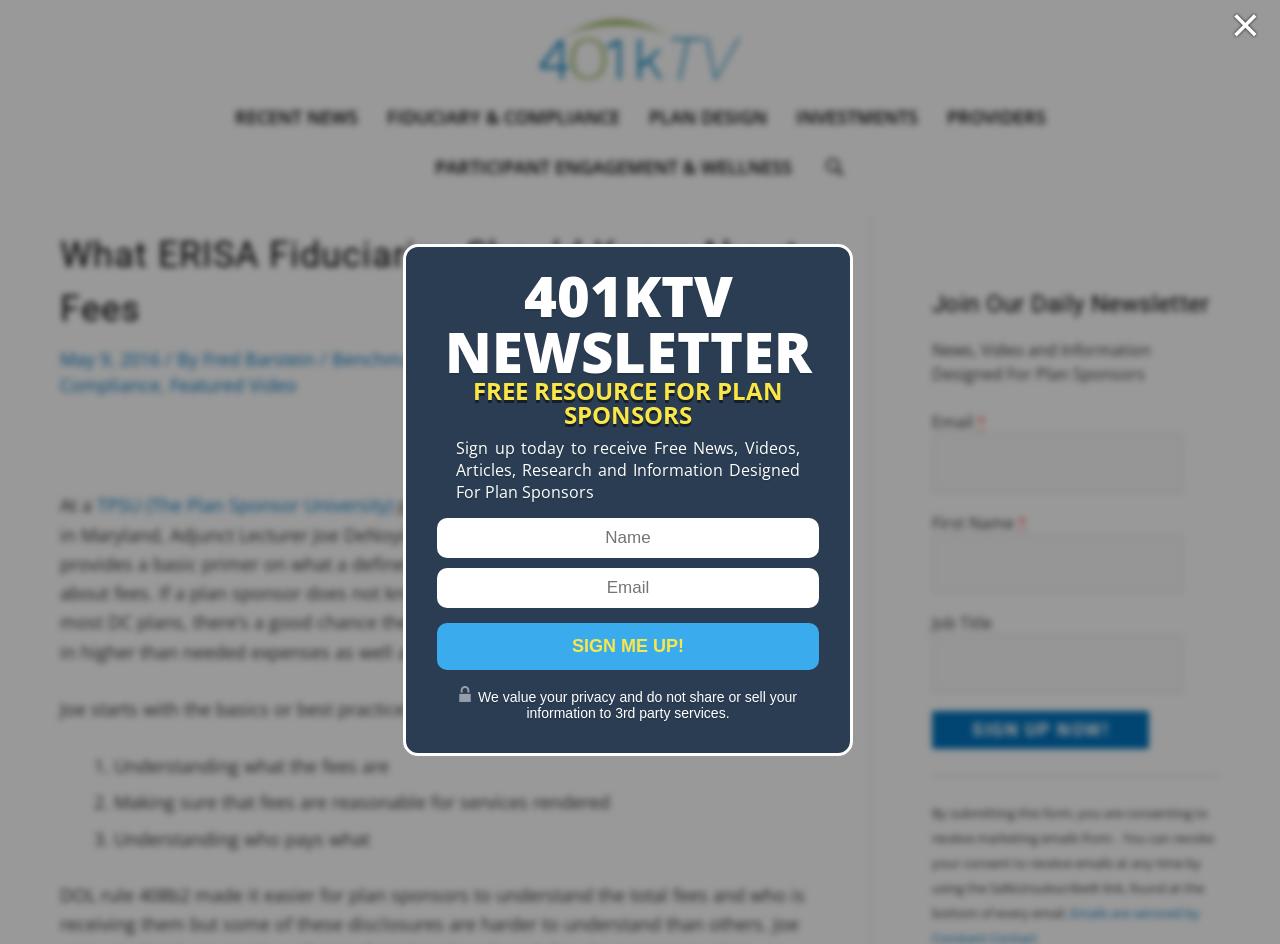 This screenshot has width=1280, height=944. I want to click on 'First Name', so click(974, 522).